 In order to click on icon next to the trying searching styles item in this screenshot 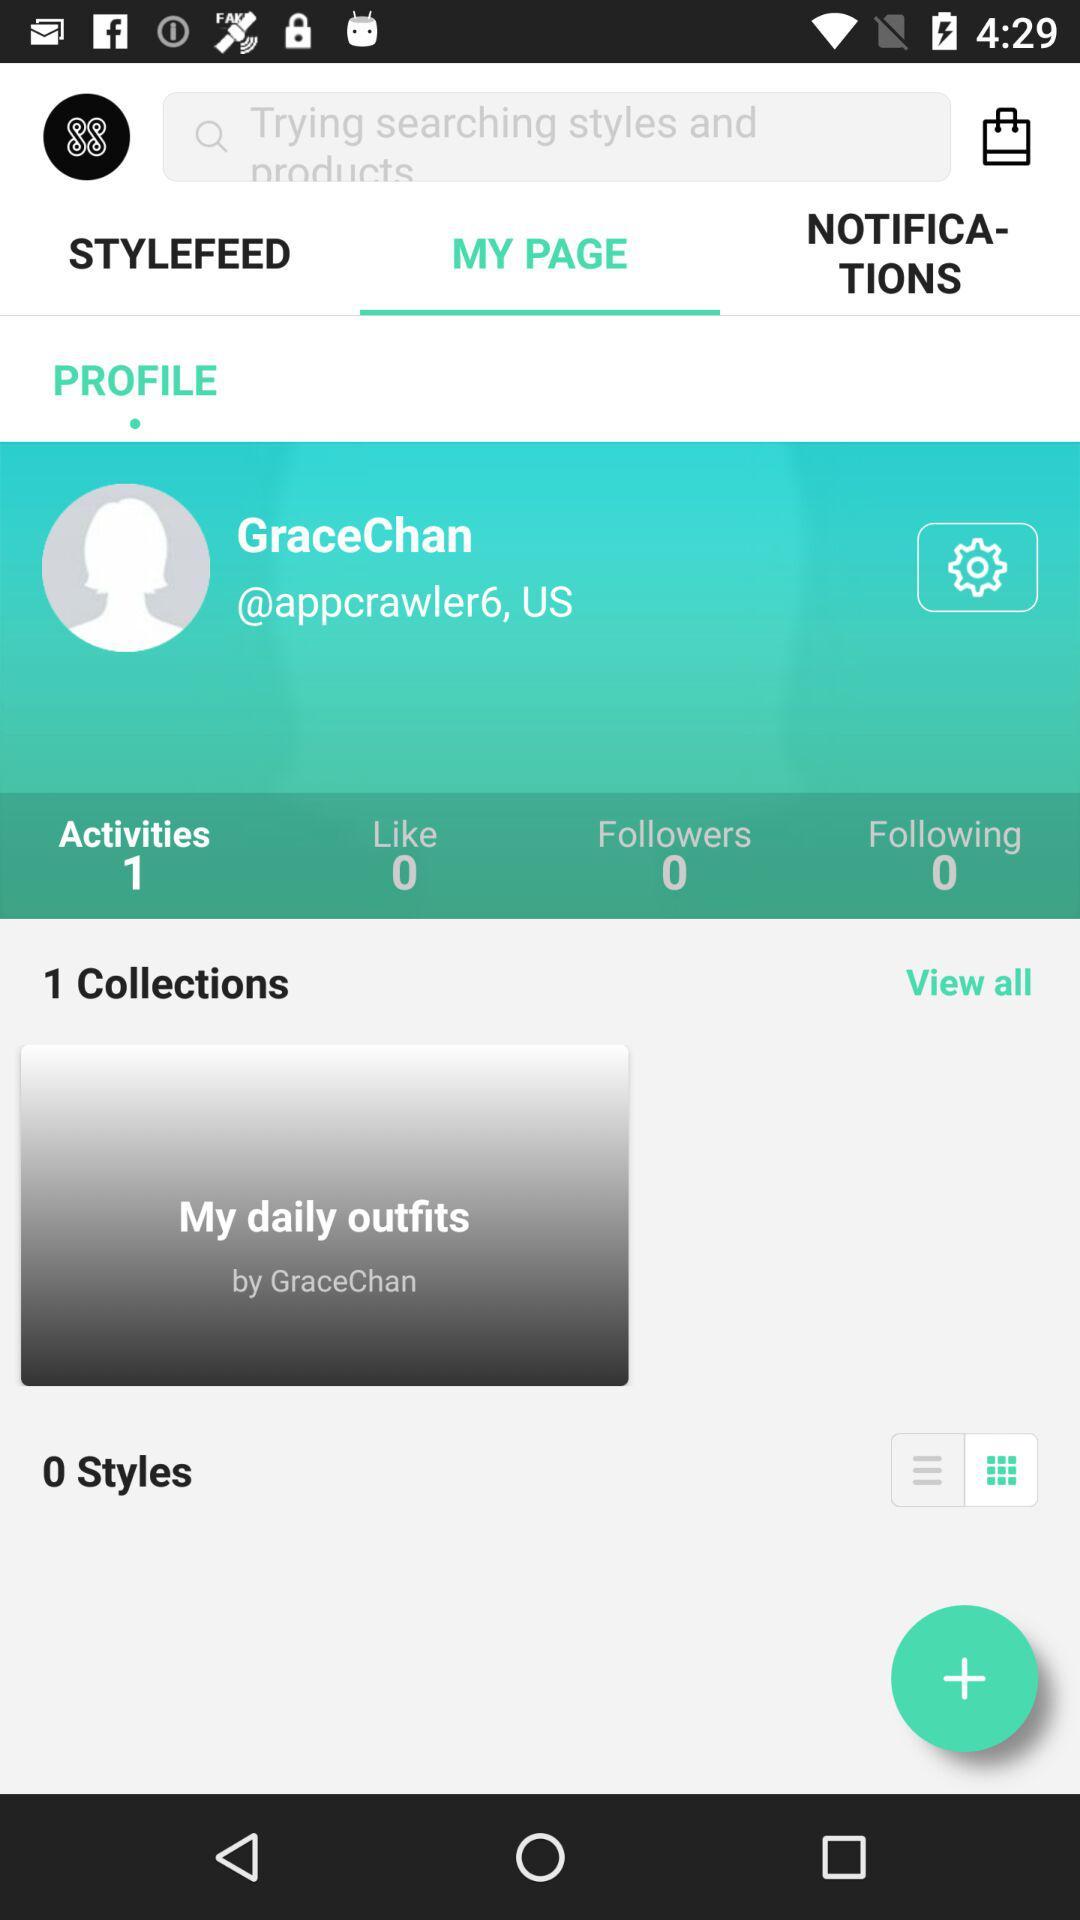, I will do `click(1006, 135)`.